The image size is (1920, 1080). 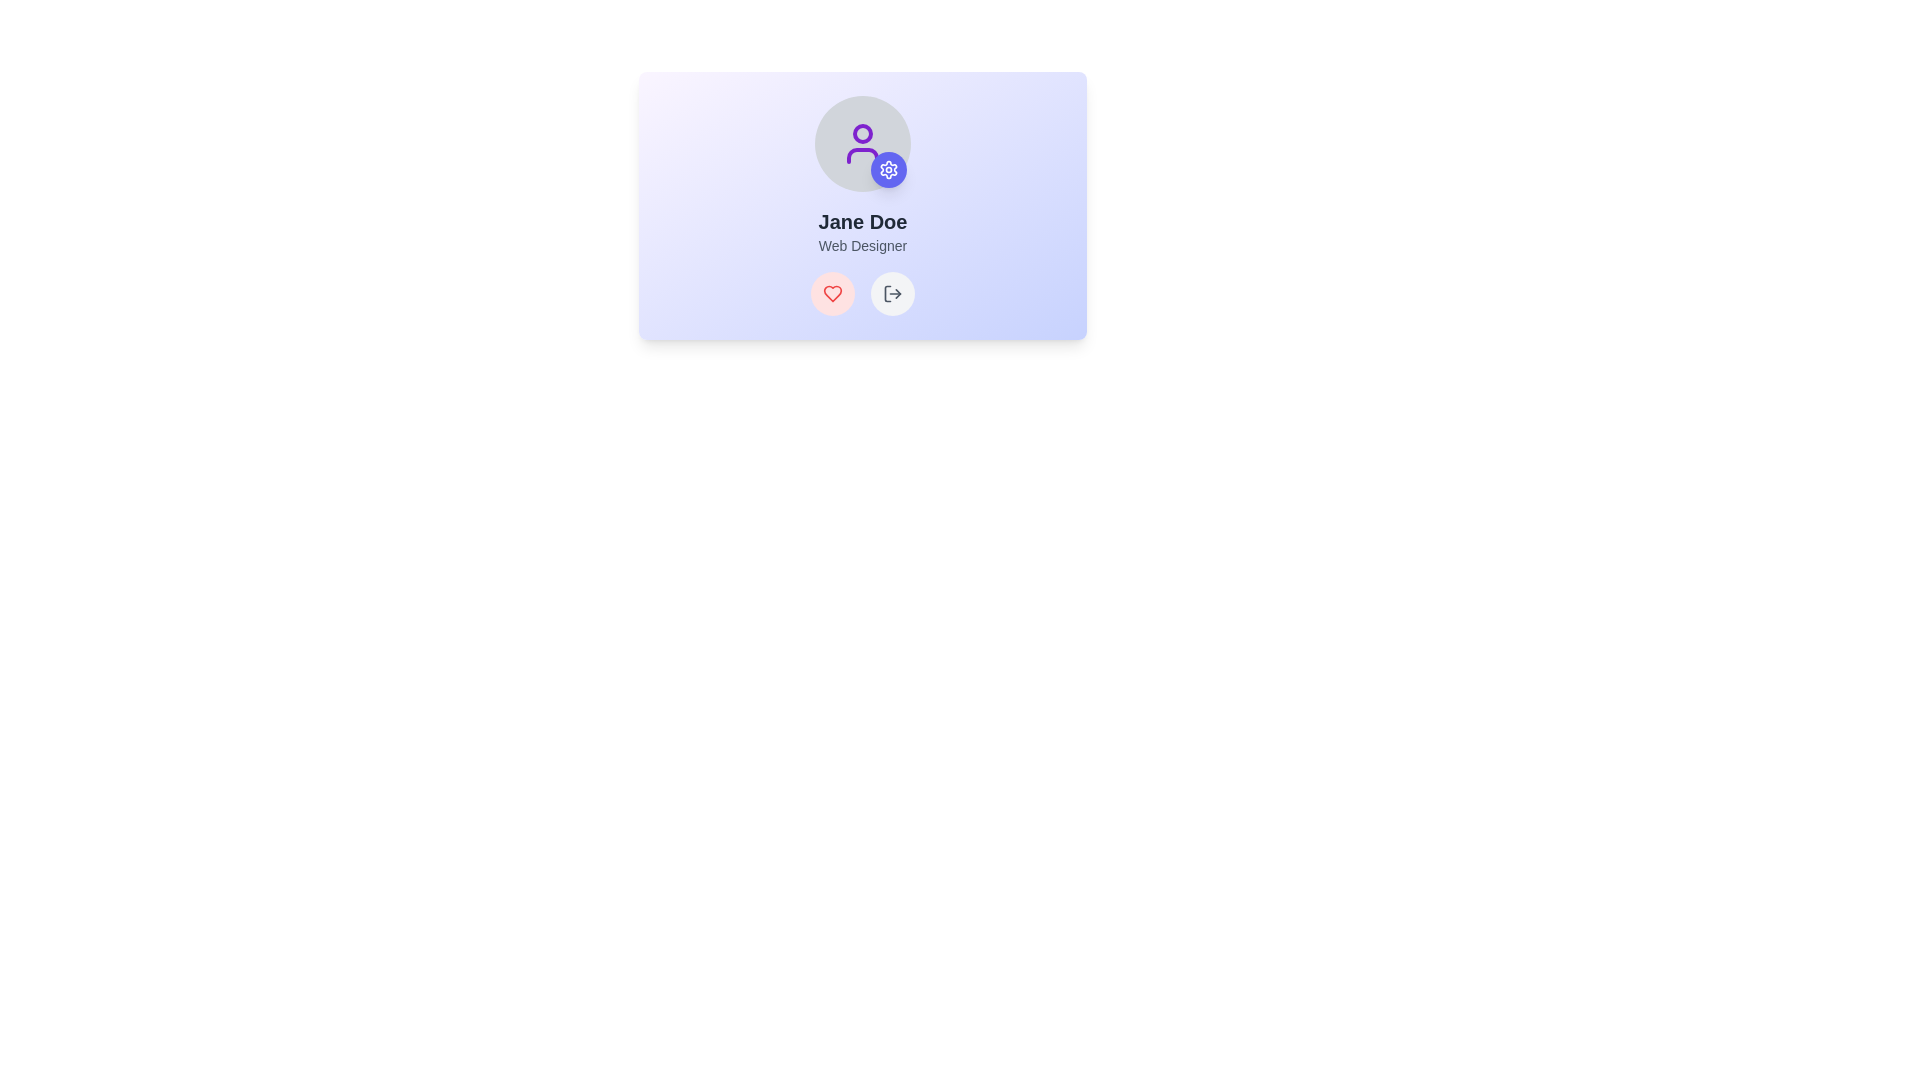 What do you see at coordinates (833, 293) in the screenshot?
I see `the heart icon located within a circular button below the name and title` at bounding box center [833, 293].